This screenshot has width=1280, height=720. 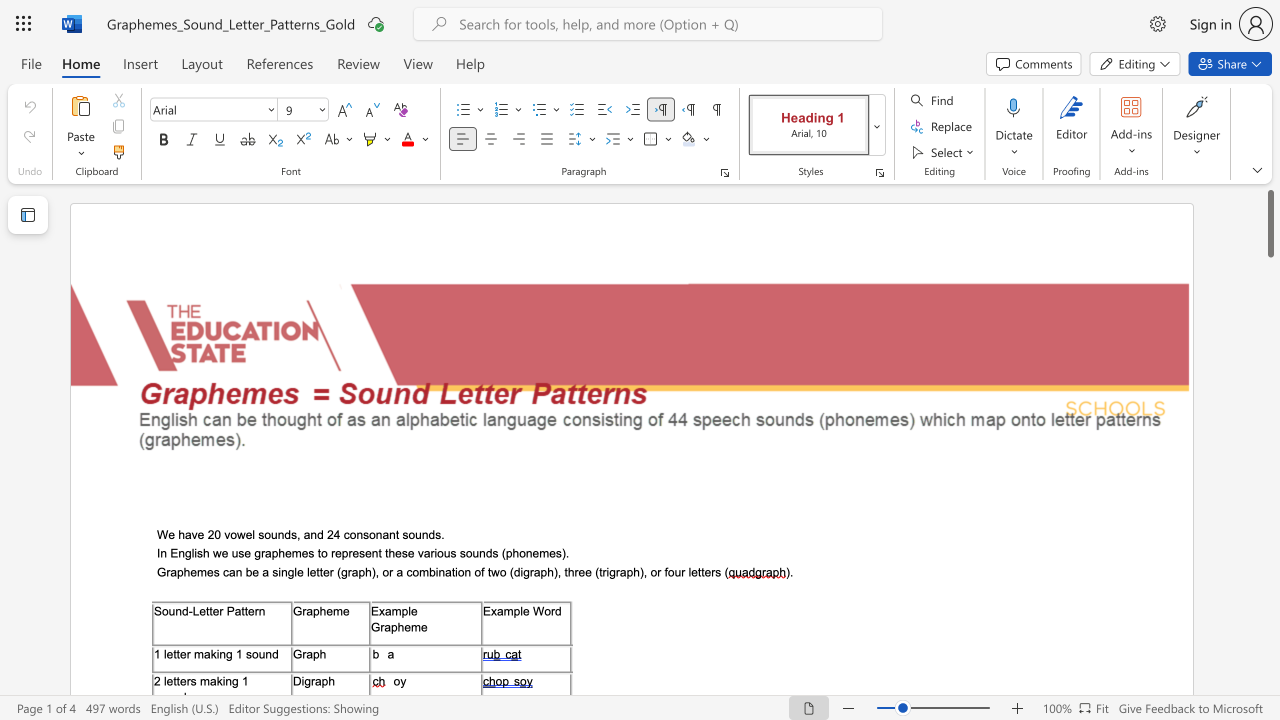 What do you see at coordinates (1269, 400) in the screenshot?
I see `the scrollbar on the right to shift the page lower` at bounding box center [1269, 400].